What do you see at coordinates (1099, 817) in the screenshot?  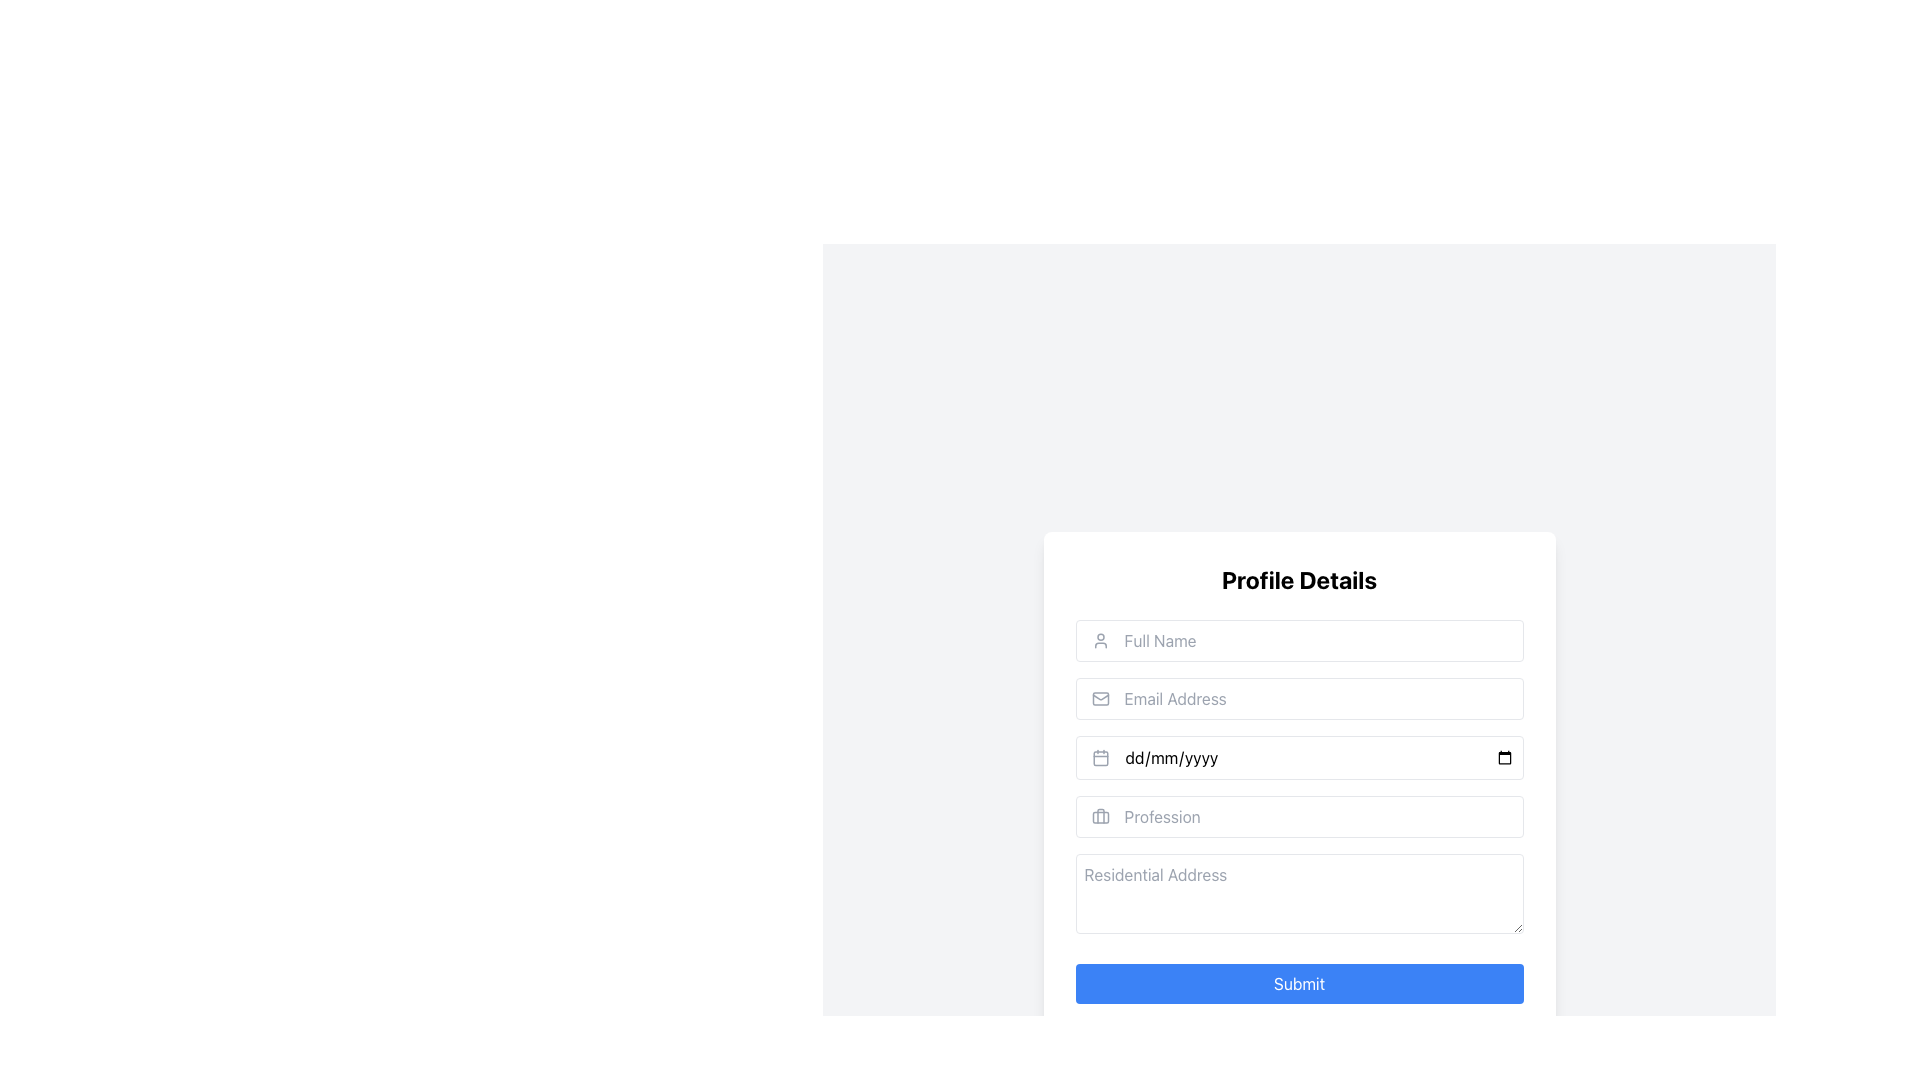 I see `the decorative icon positioned to the left of the 'Profession' input field in the form` at bounding box center [1099, 817].